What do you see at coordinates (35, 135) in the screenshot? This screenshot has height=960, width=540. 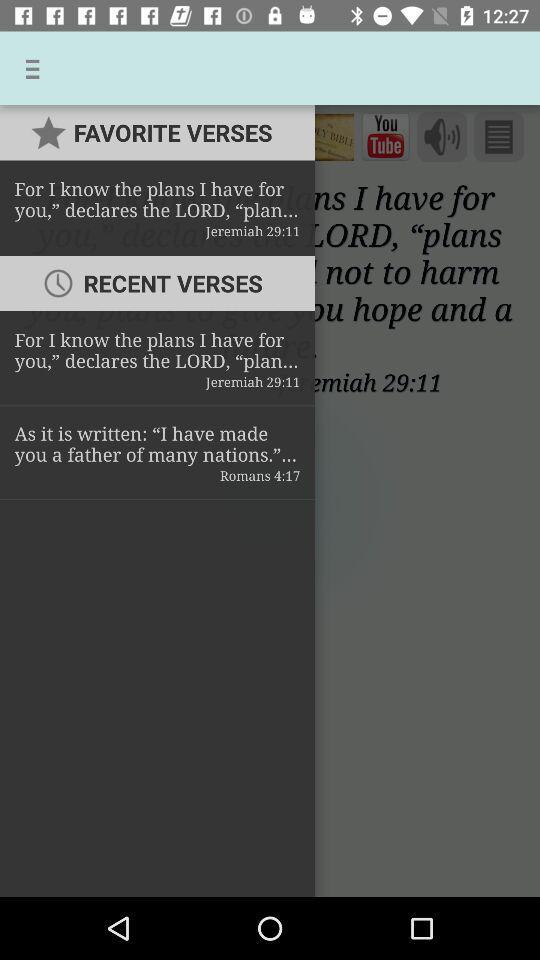 I see `the star icon` at bounding box center [35, 135].